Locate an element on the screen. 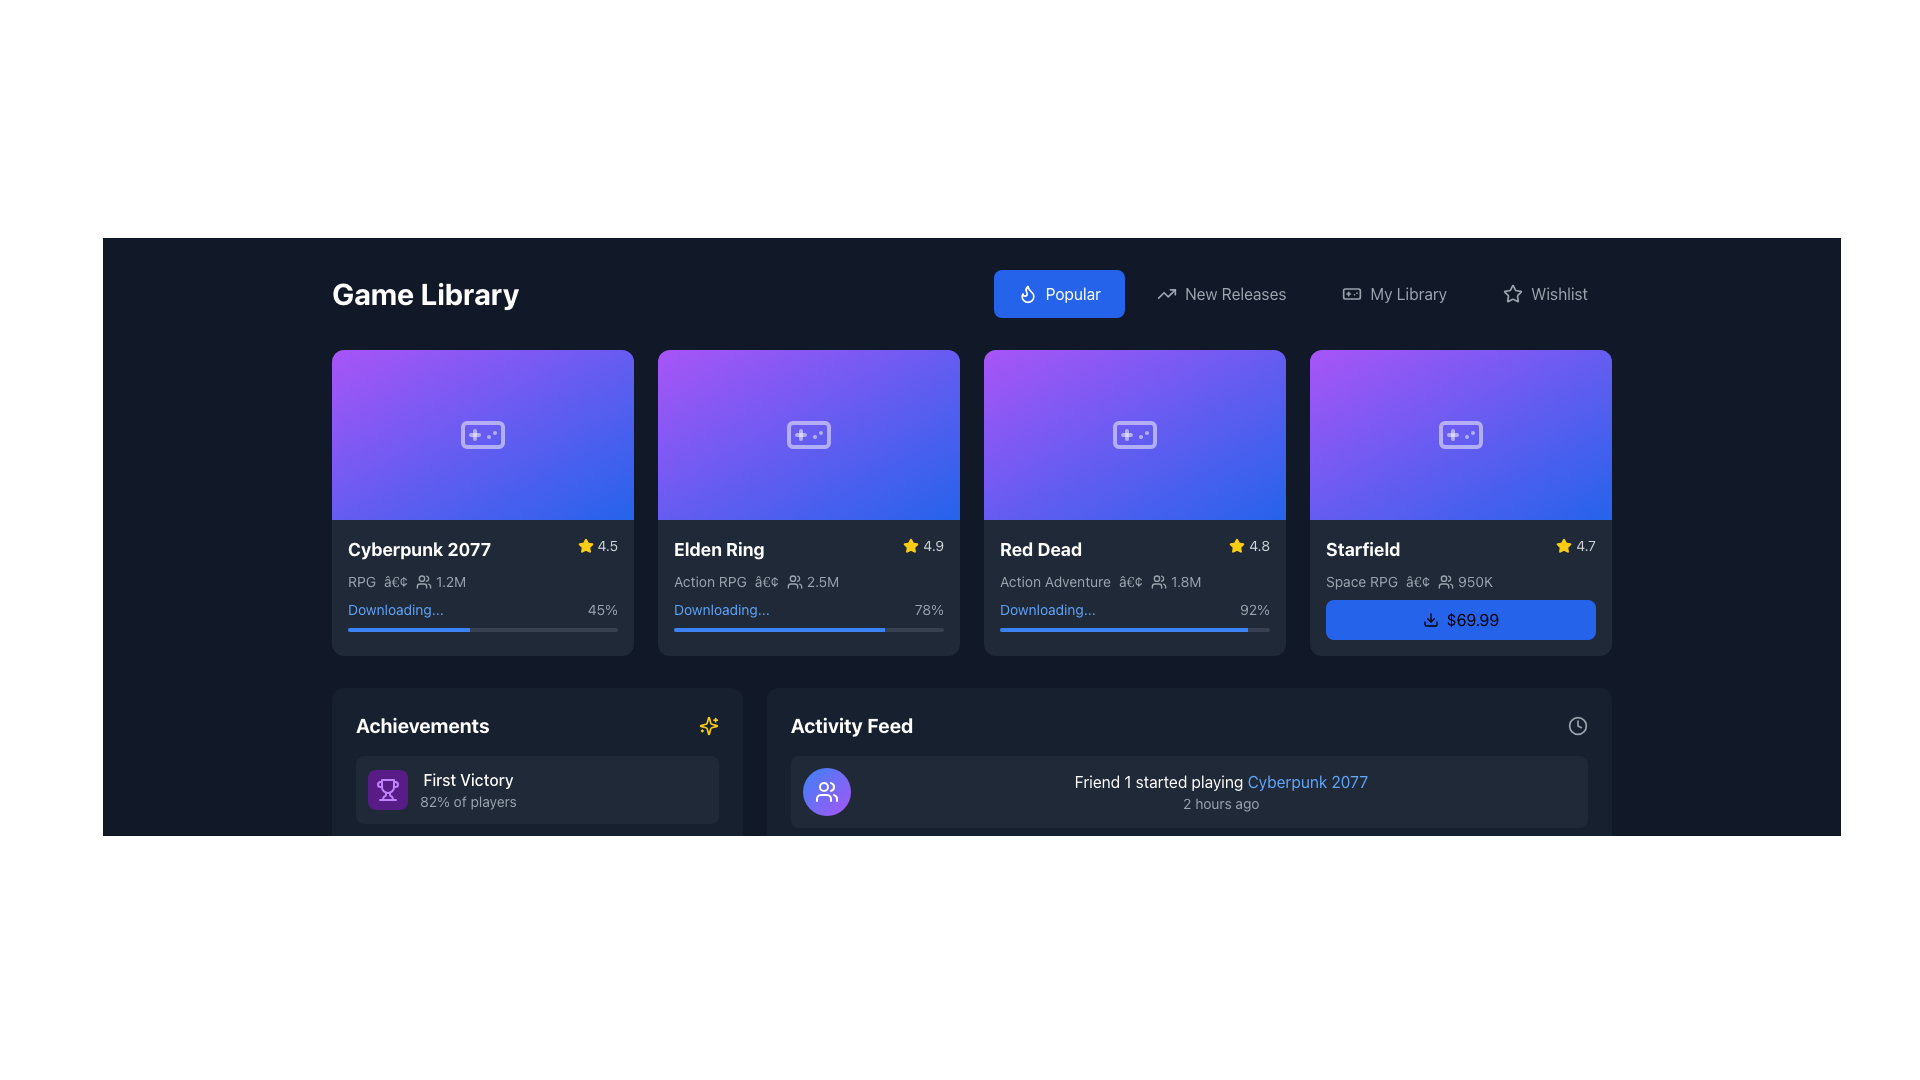 Image resolution: width=1920 pixels, height=1080 pixels. the circular gradient icon with a white silhouette of two human figures, located in the 'Activity Feed' section near the text 'Friend 1 started playing Cyberpunk 2077' is located at coordinates (826, 790).